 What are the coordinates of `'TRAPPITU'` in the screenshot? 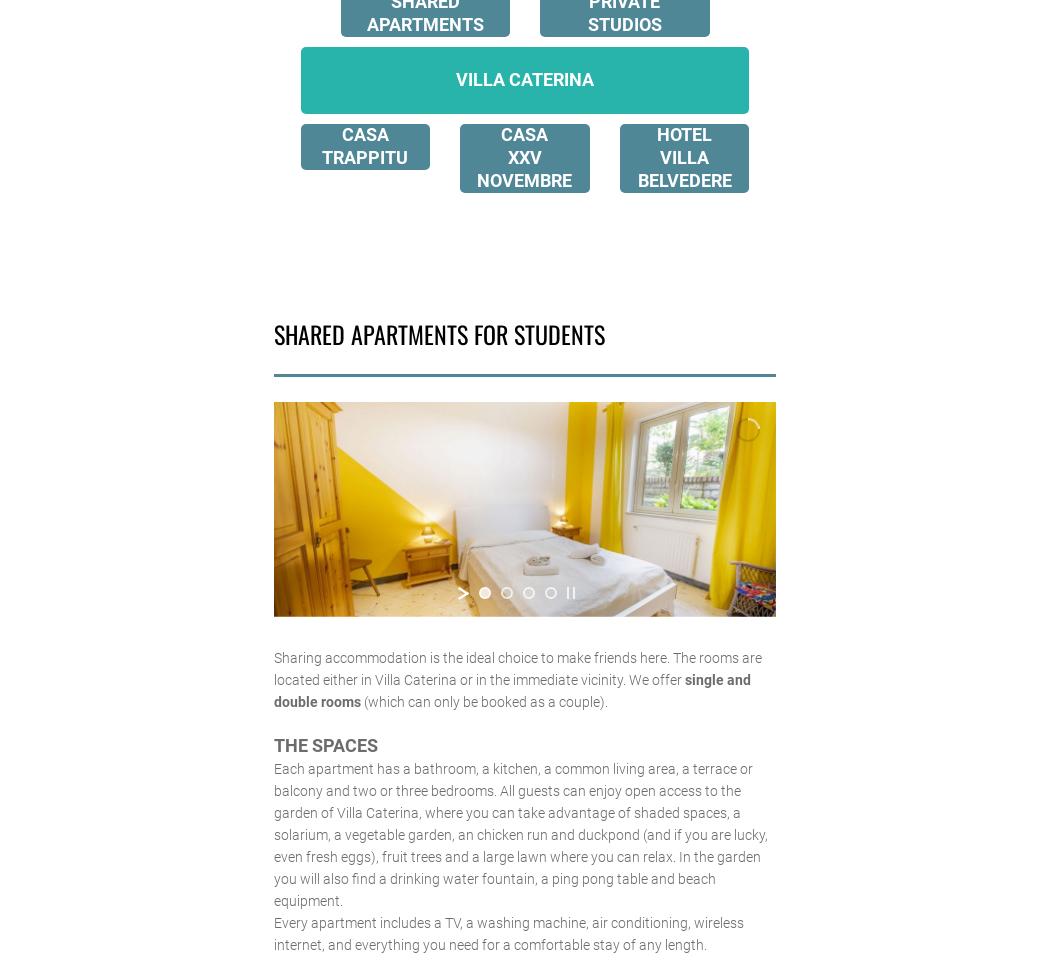 It's located at (322, 156).